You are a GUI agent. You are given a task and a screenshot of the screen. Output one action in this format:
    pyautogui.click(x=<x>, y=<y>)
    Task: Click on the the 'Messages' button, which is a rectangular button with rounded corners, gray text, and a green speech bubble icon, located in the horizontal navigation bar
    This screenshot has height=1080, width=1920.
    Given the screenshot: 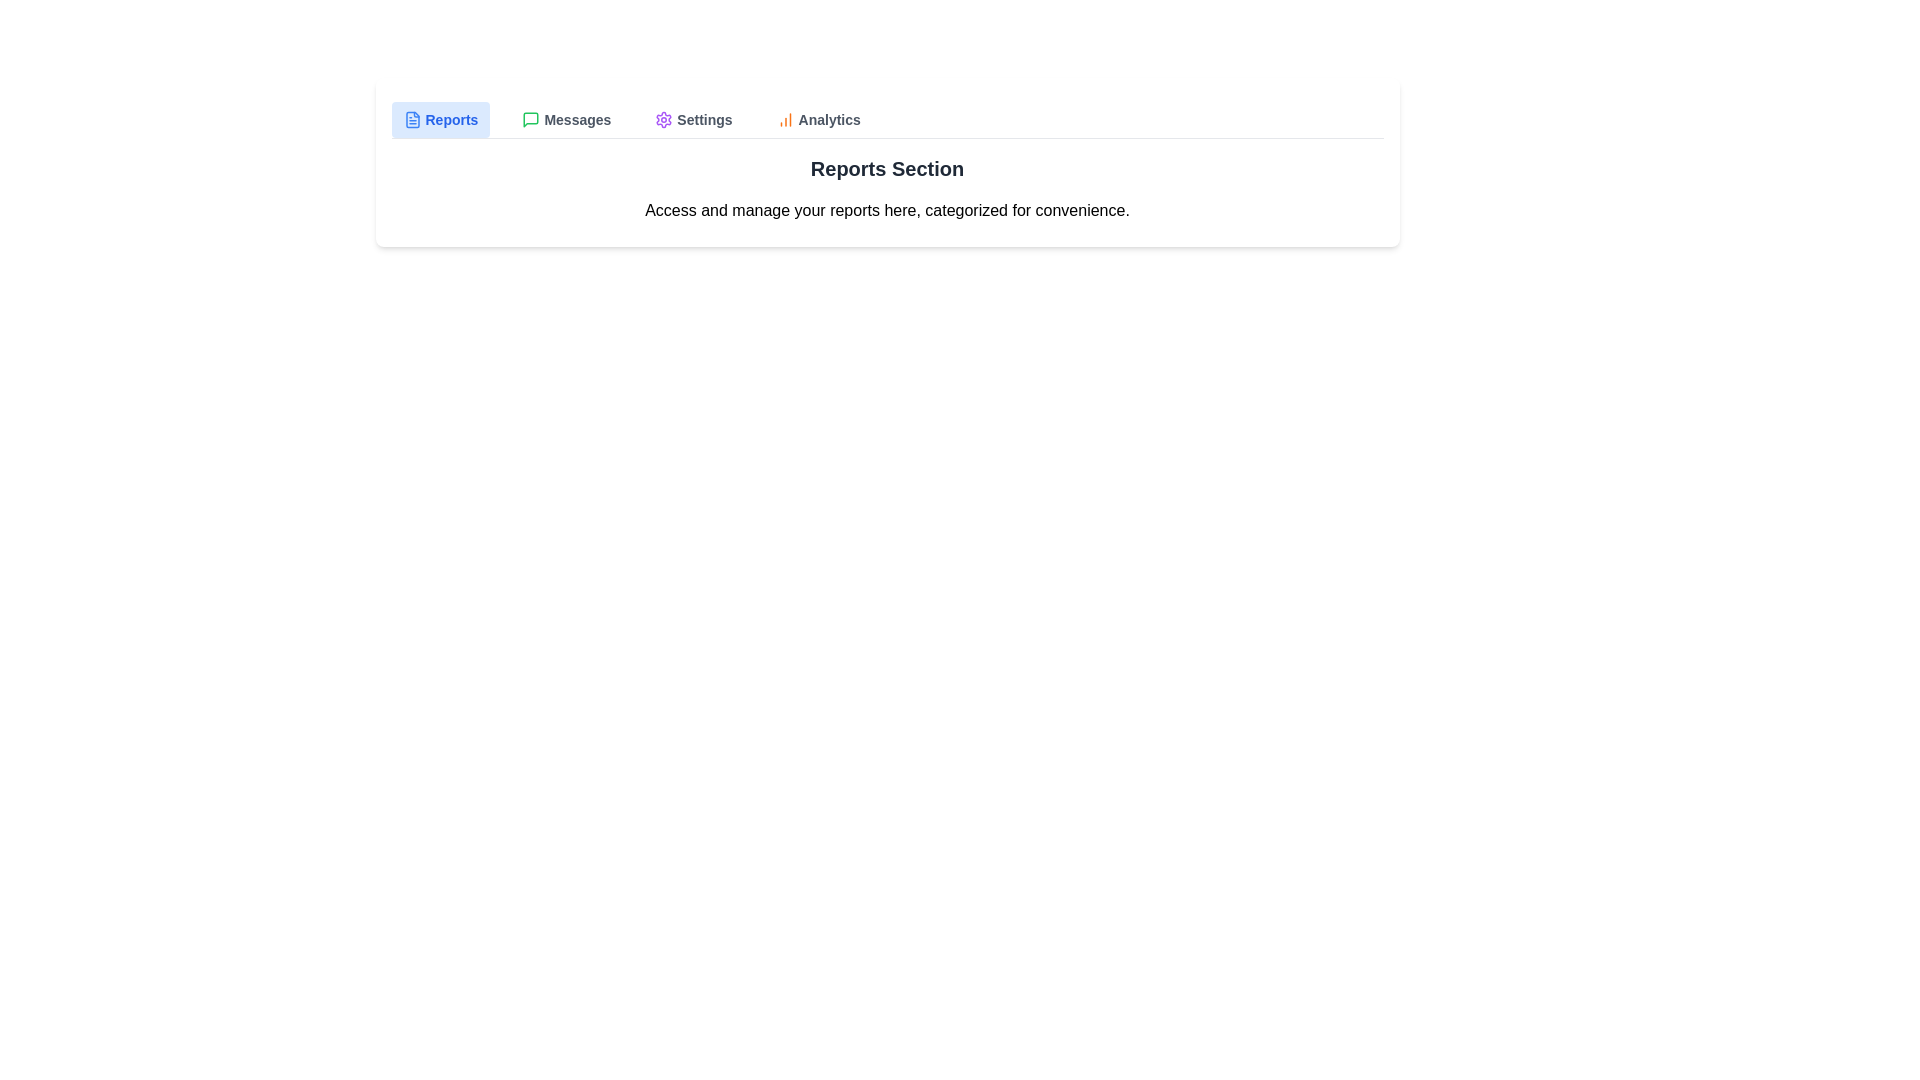 What is the action you would take?
    pyautogui.click(x=565, y=119)
    